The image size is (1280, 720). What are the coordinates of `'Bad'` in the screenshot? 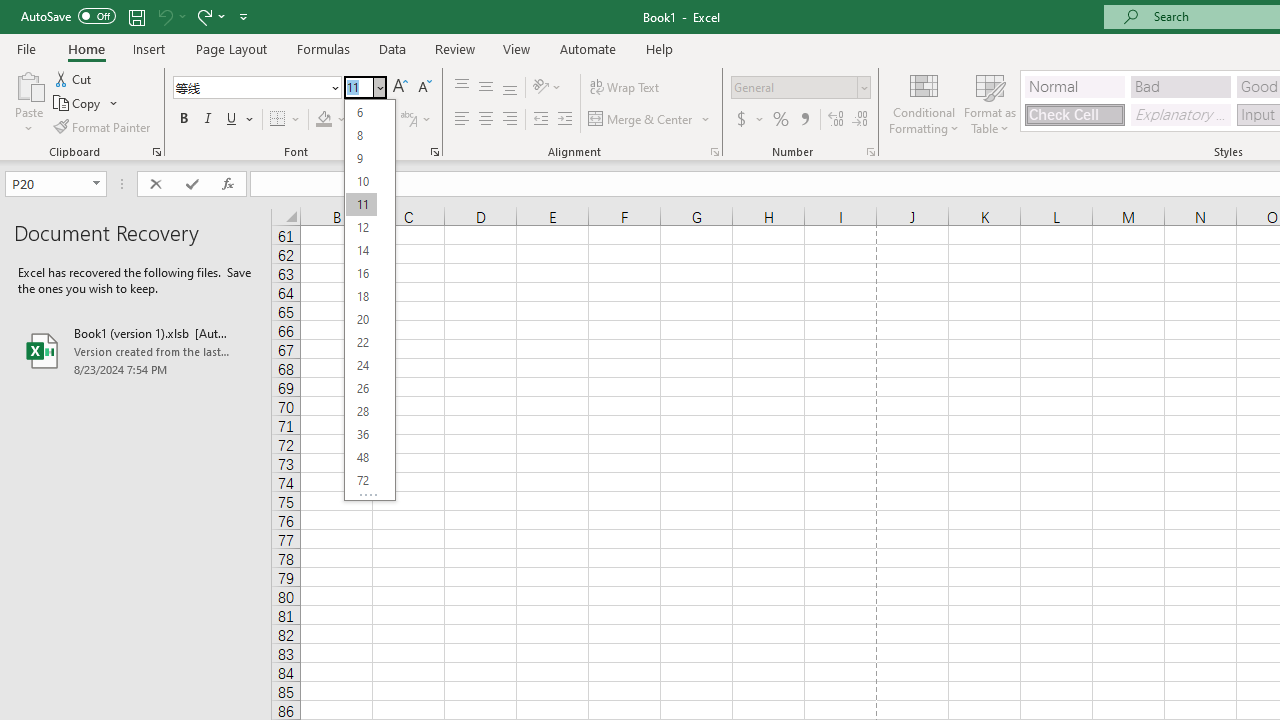 It's located at (1180, 85).